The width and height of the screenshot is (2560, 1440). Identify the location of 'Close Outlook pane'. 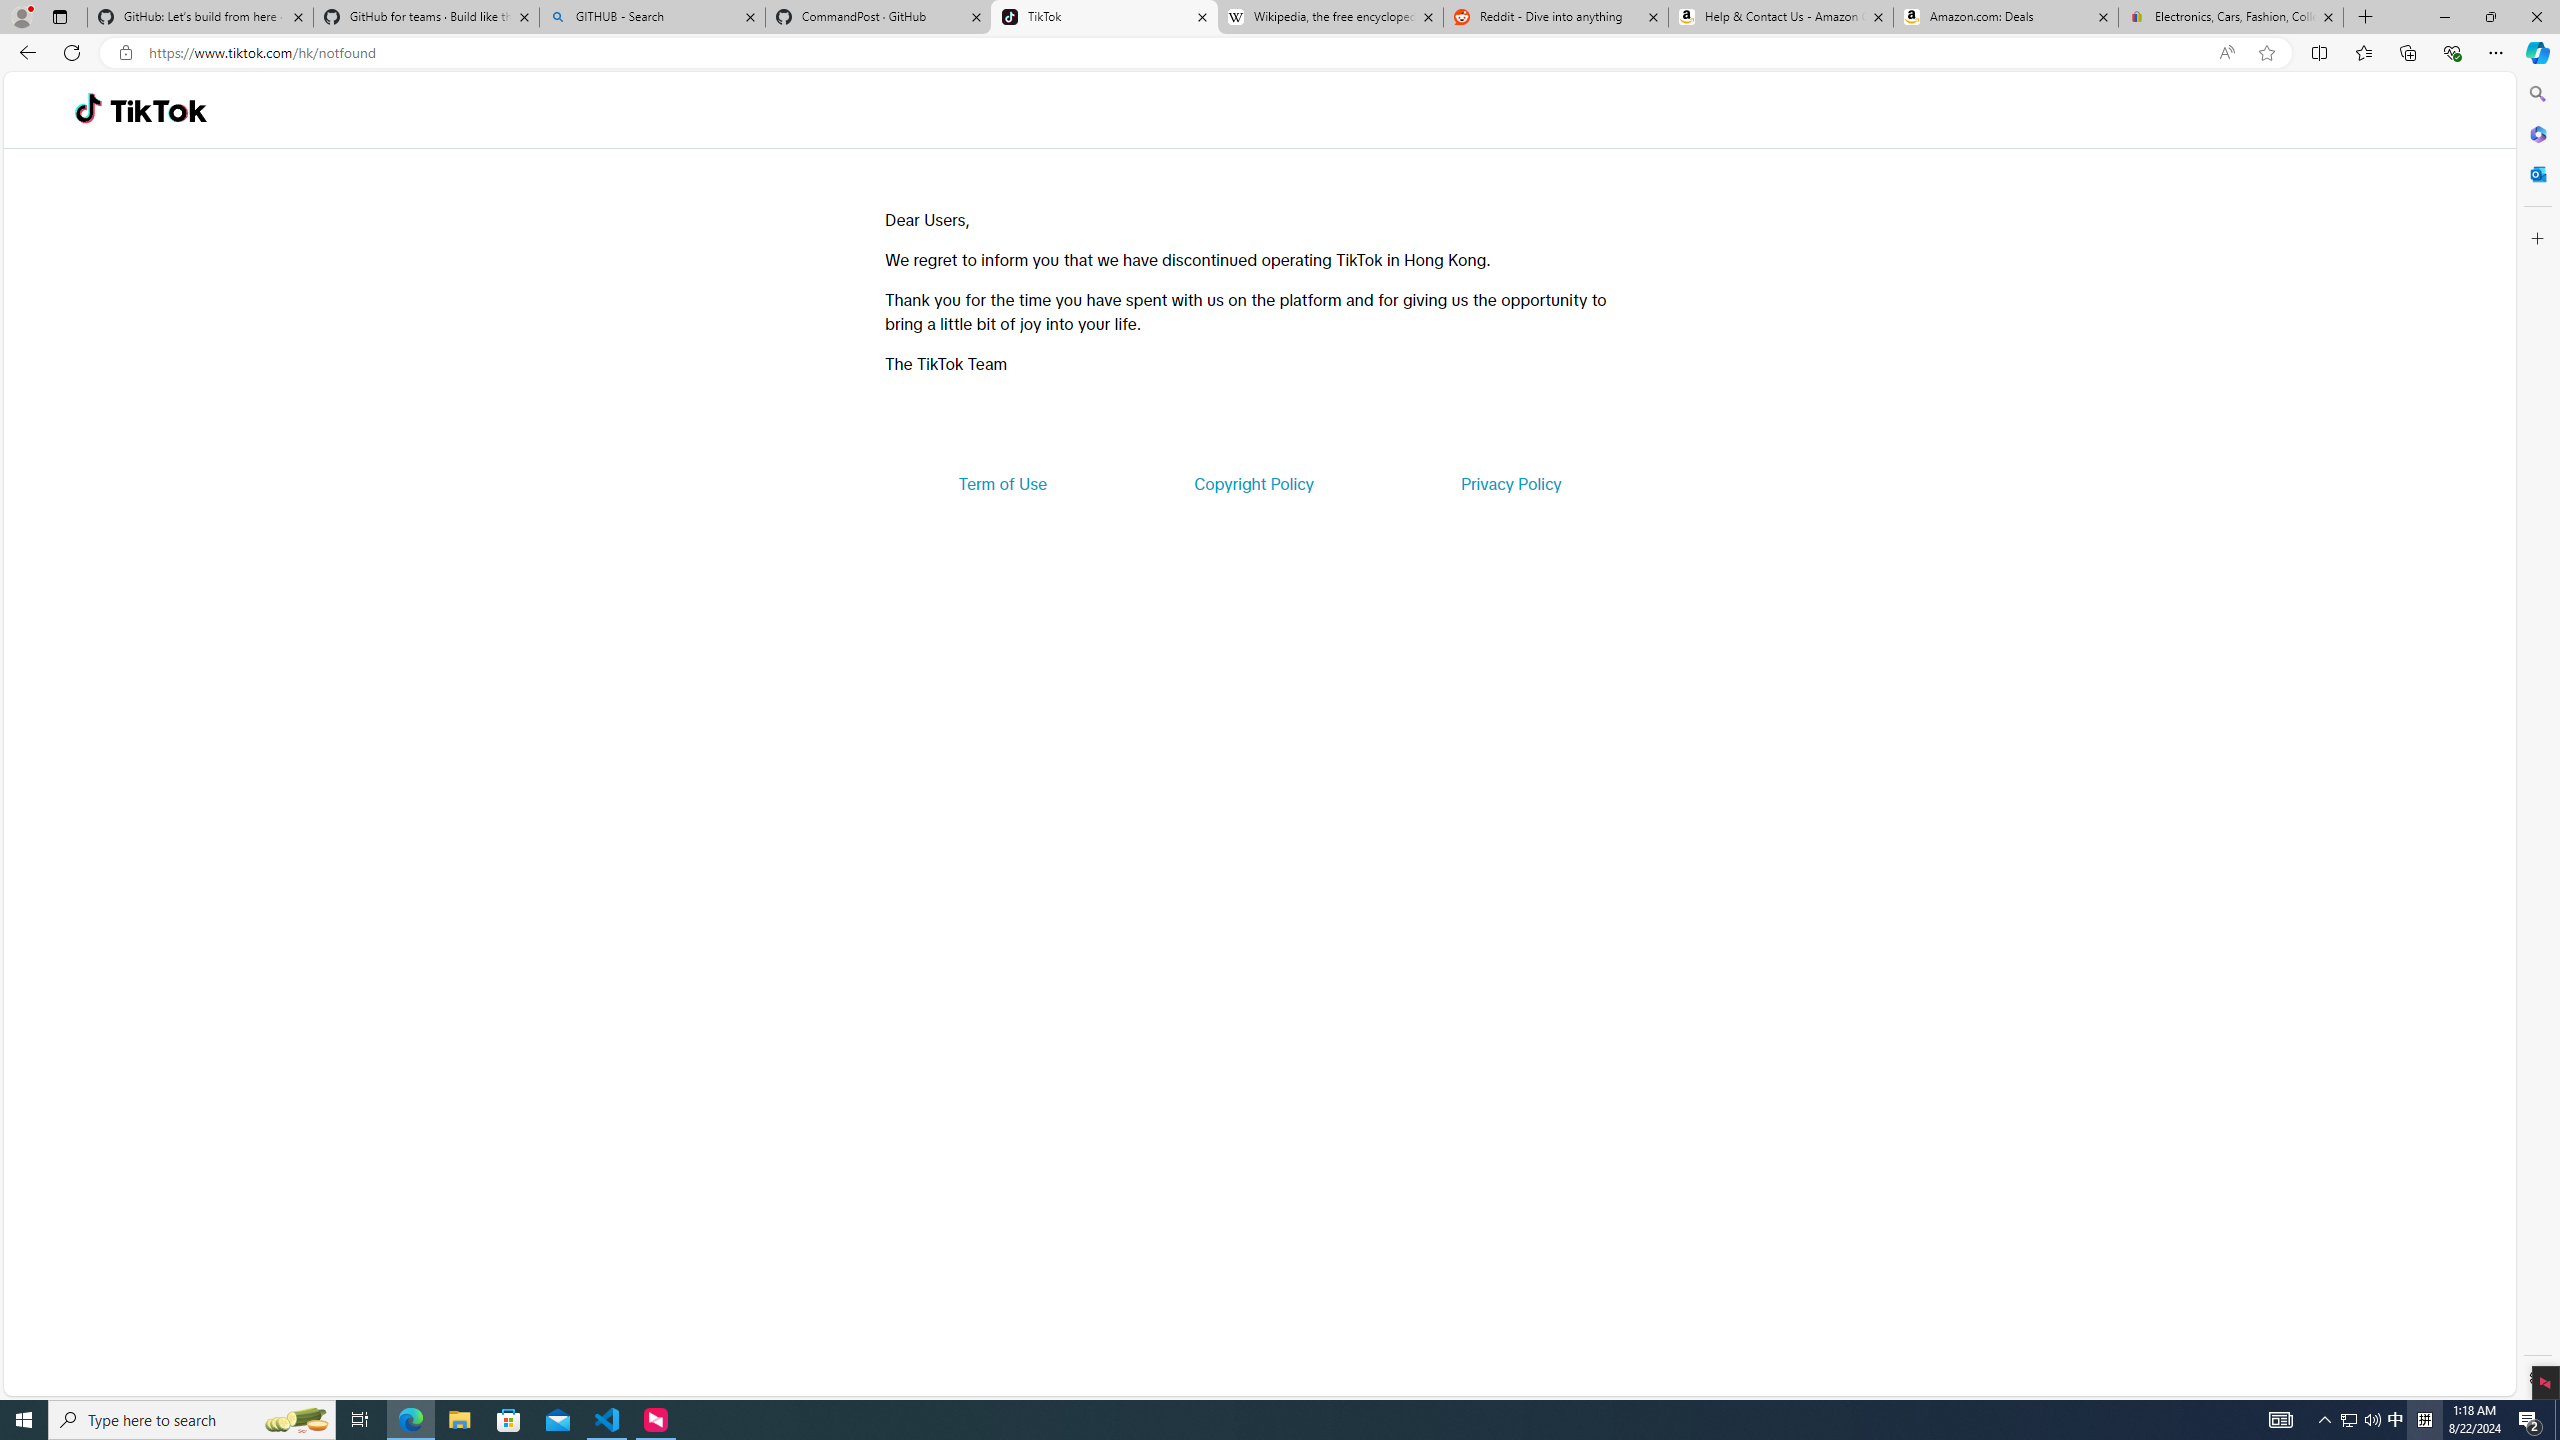
(2535, 172).